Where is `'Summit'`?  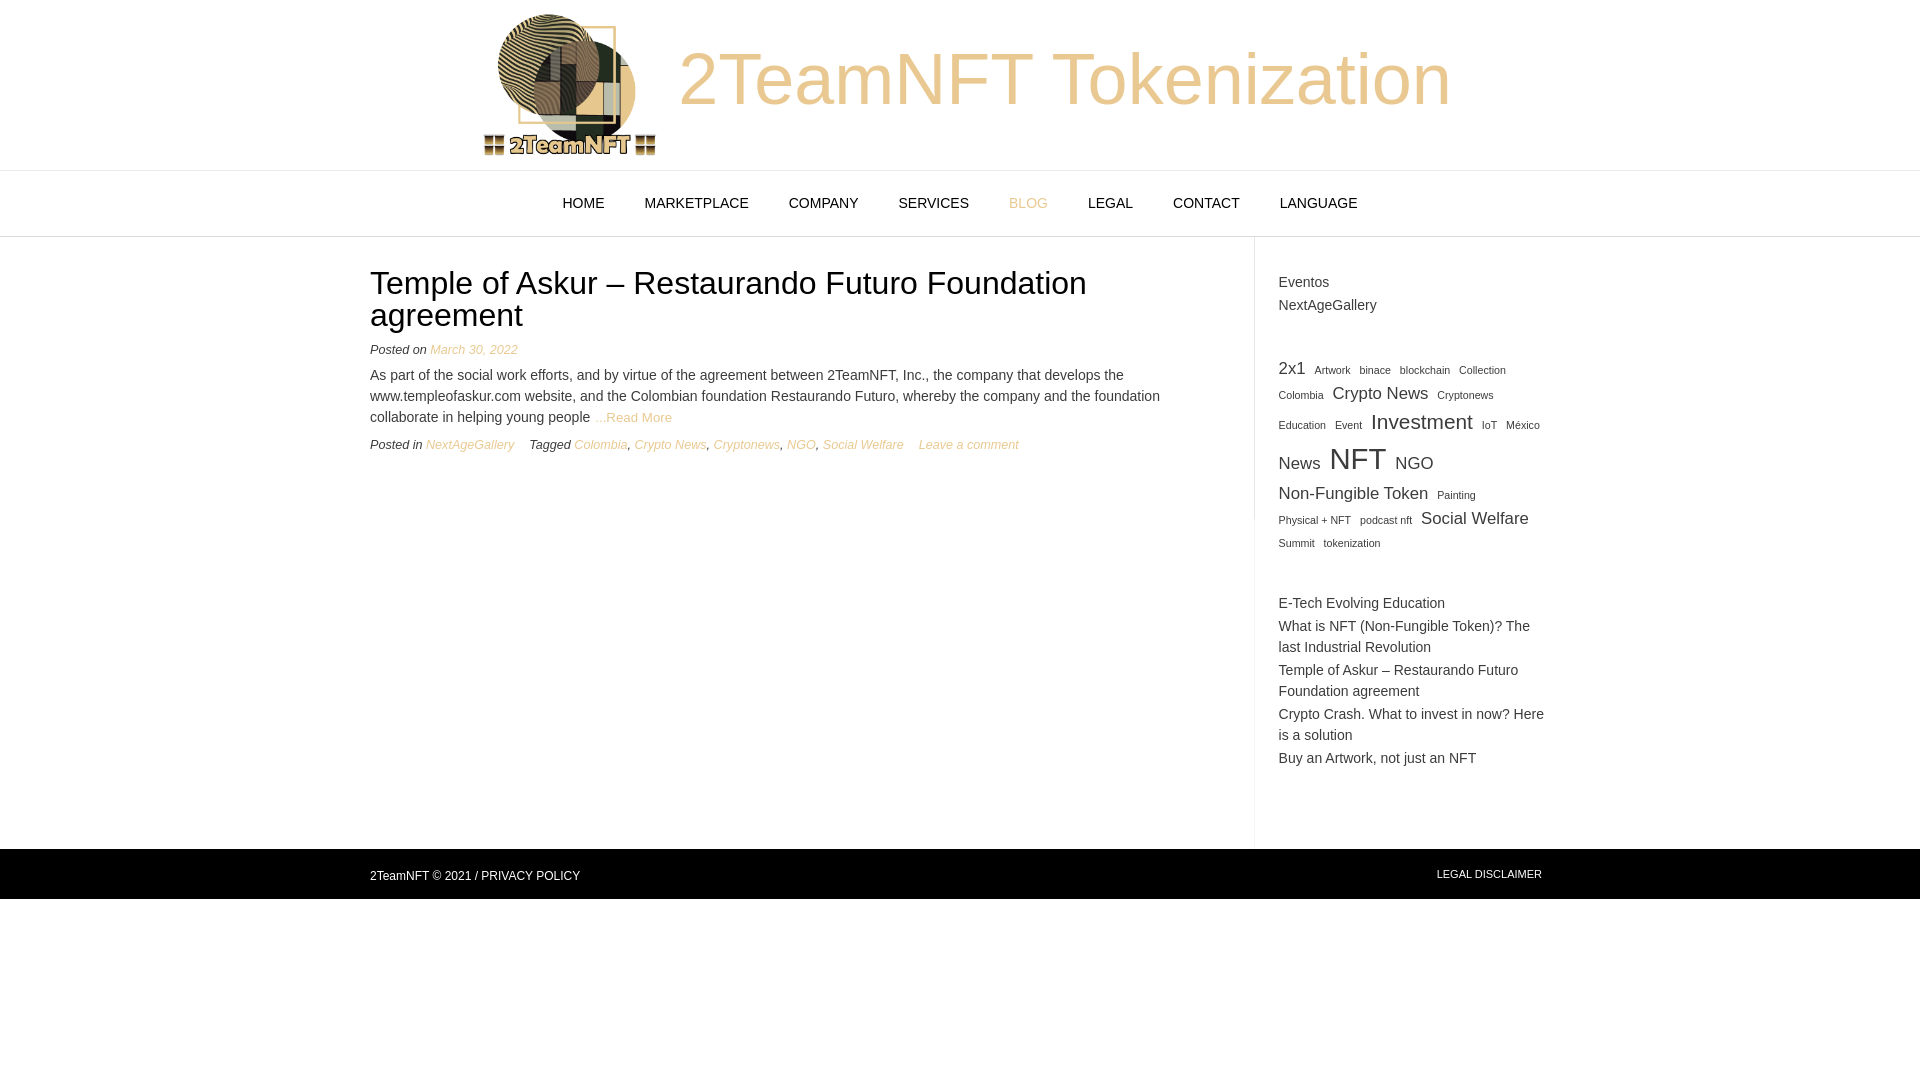
'Summit' is located at coordinates (1296, 543).